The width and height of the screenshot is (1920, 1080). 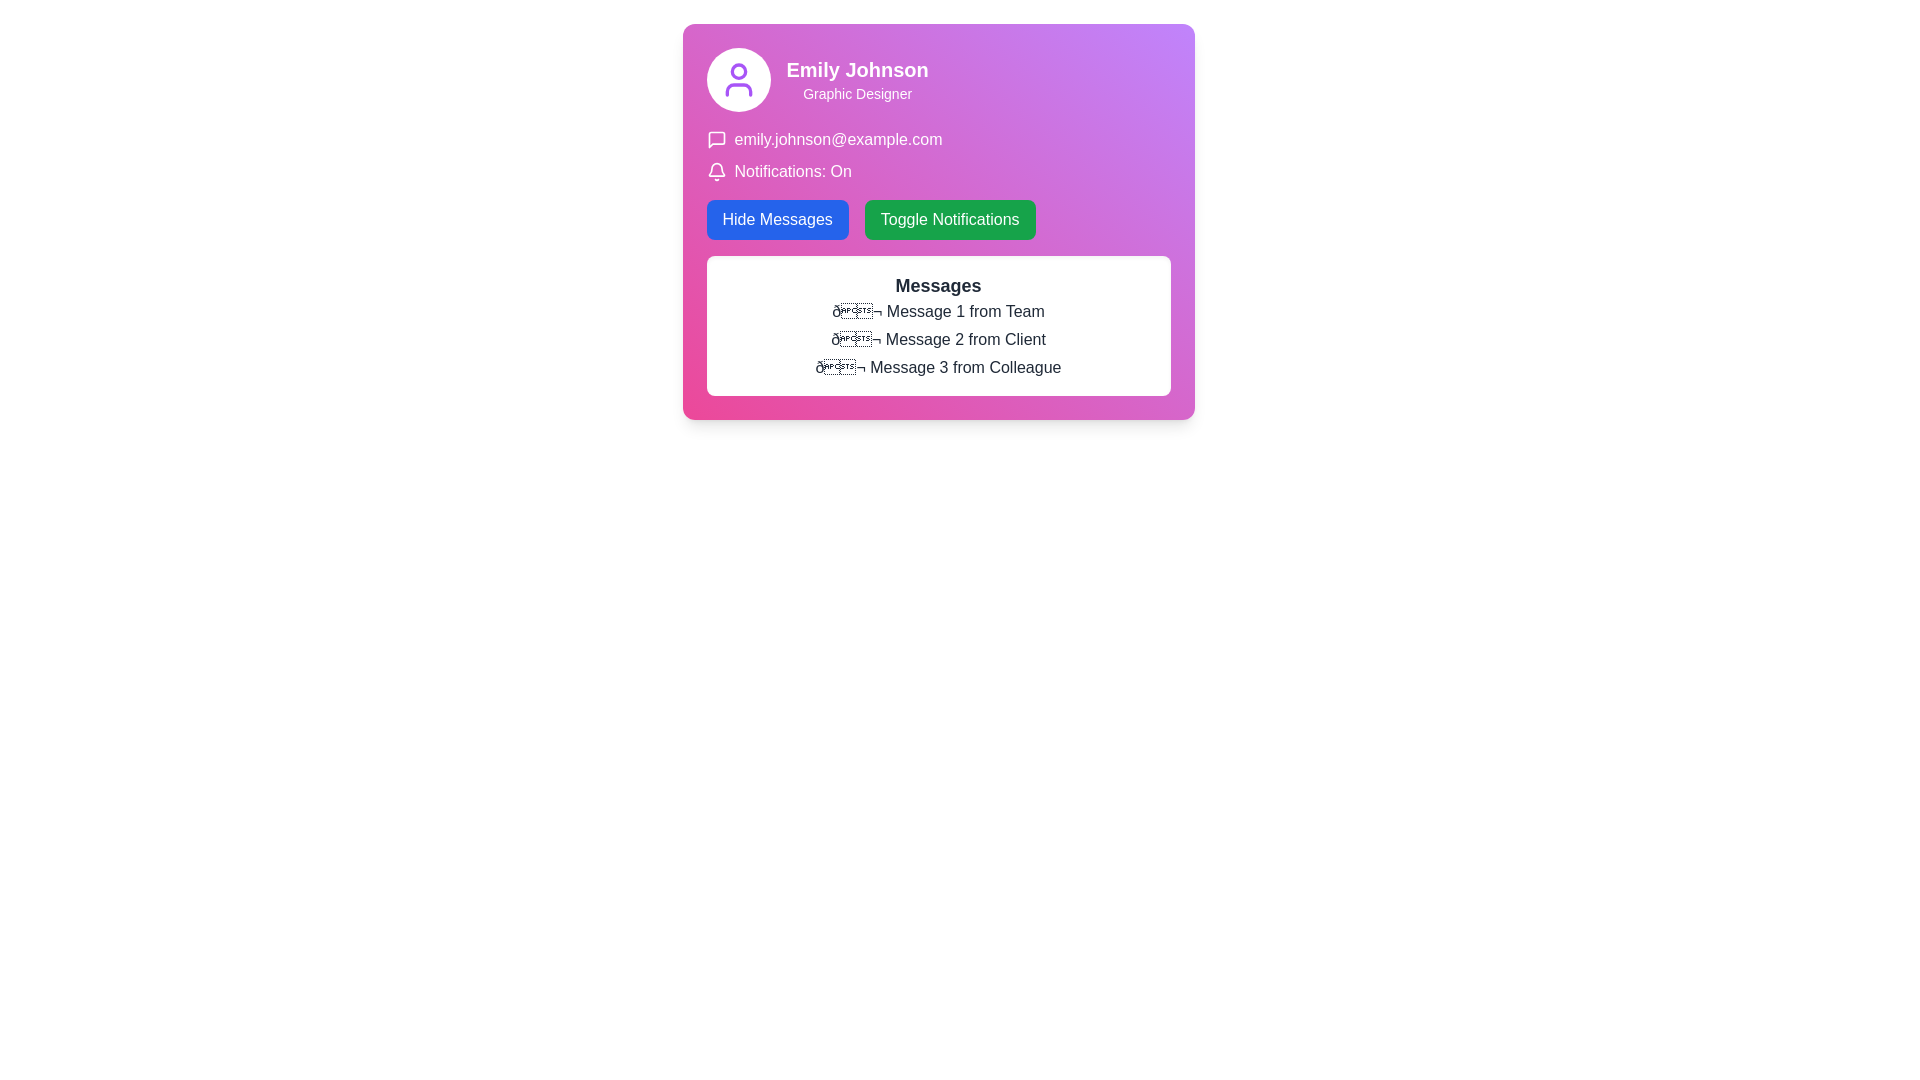 I want to click on the speech bubble icon used for messaging or commenting, located above the email 'emily.johnson@example.com', so click(x=716, y=138).